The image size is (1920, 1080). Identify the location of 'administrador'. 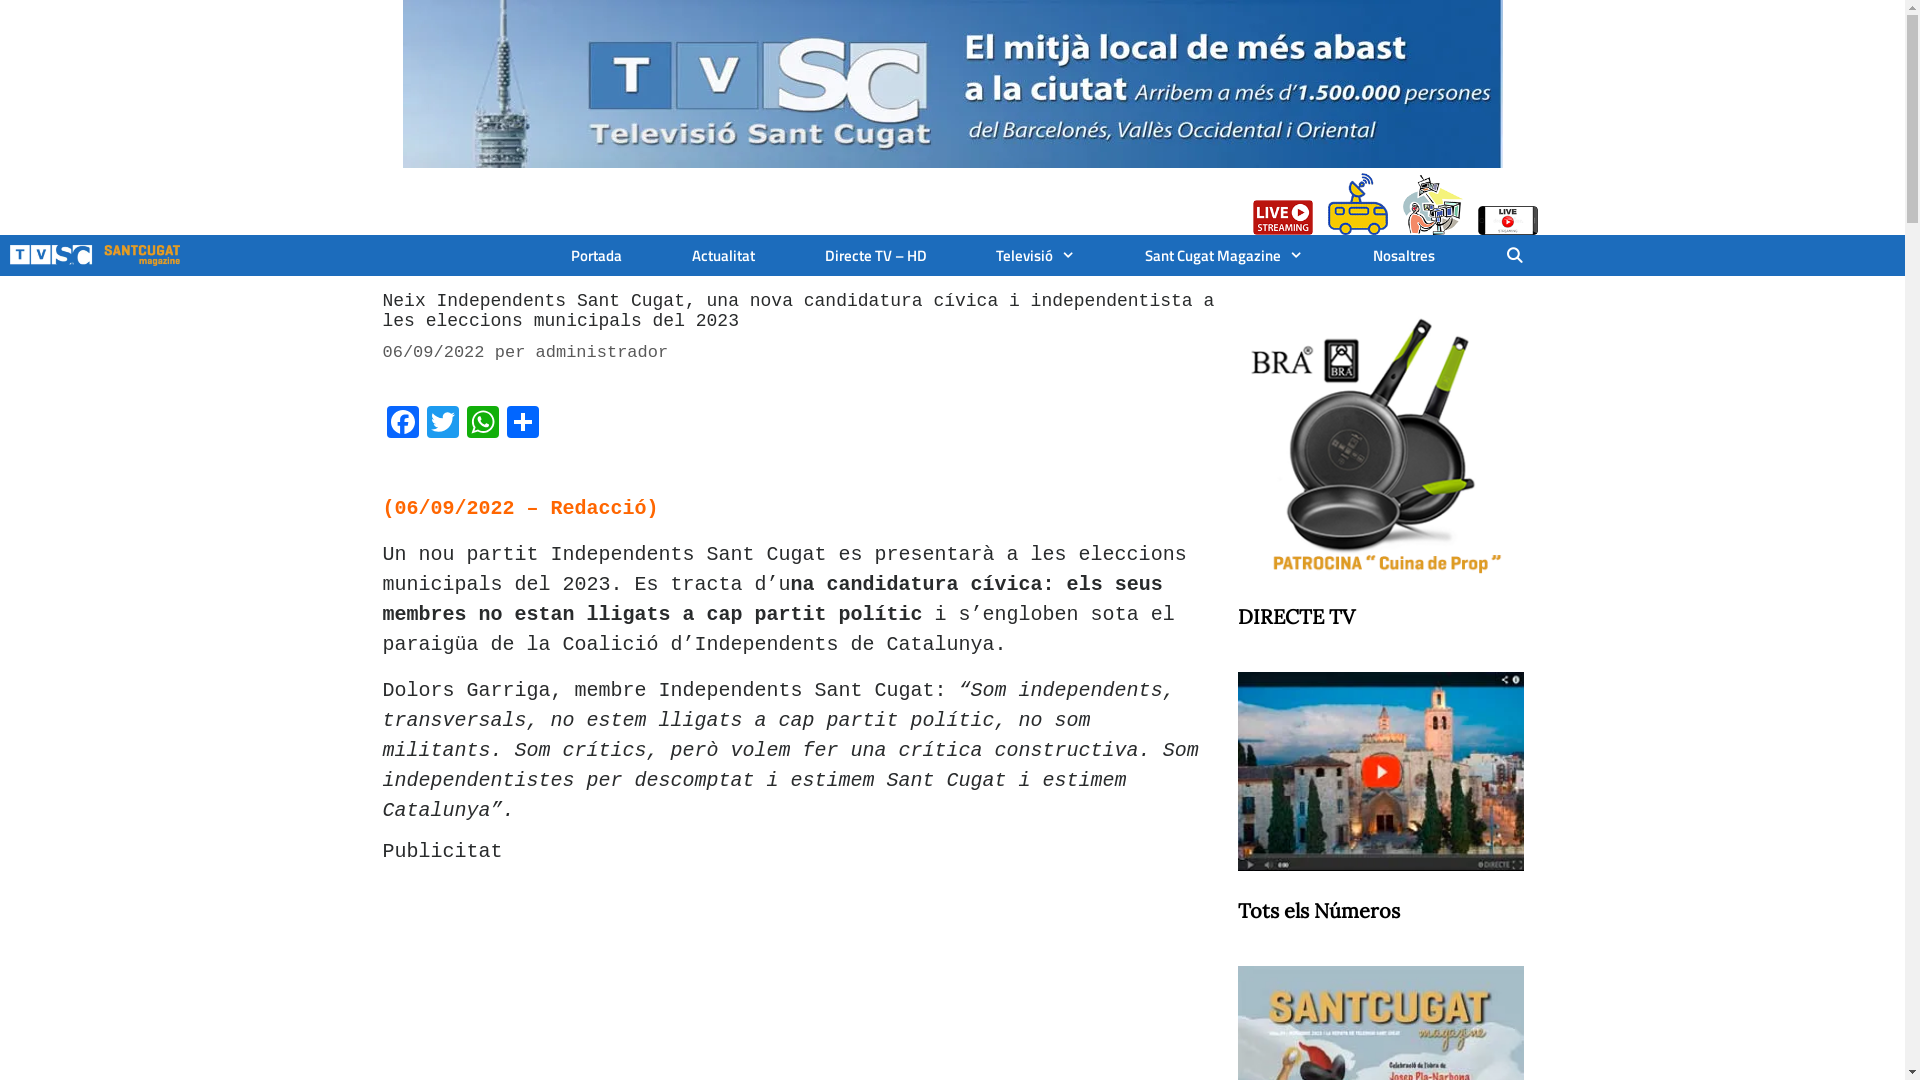
(601, 351).